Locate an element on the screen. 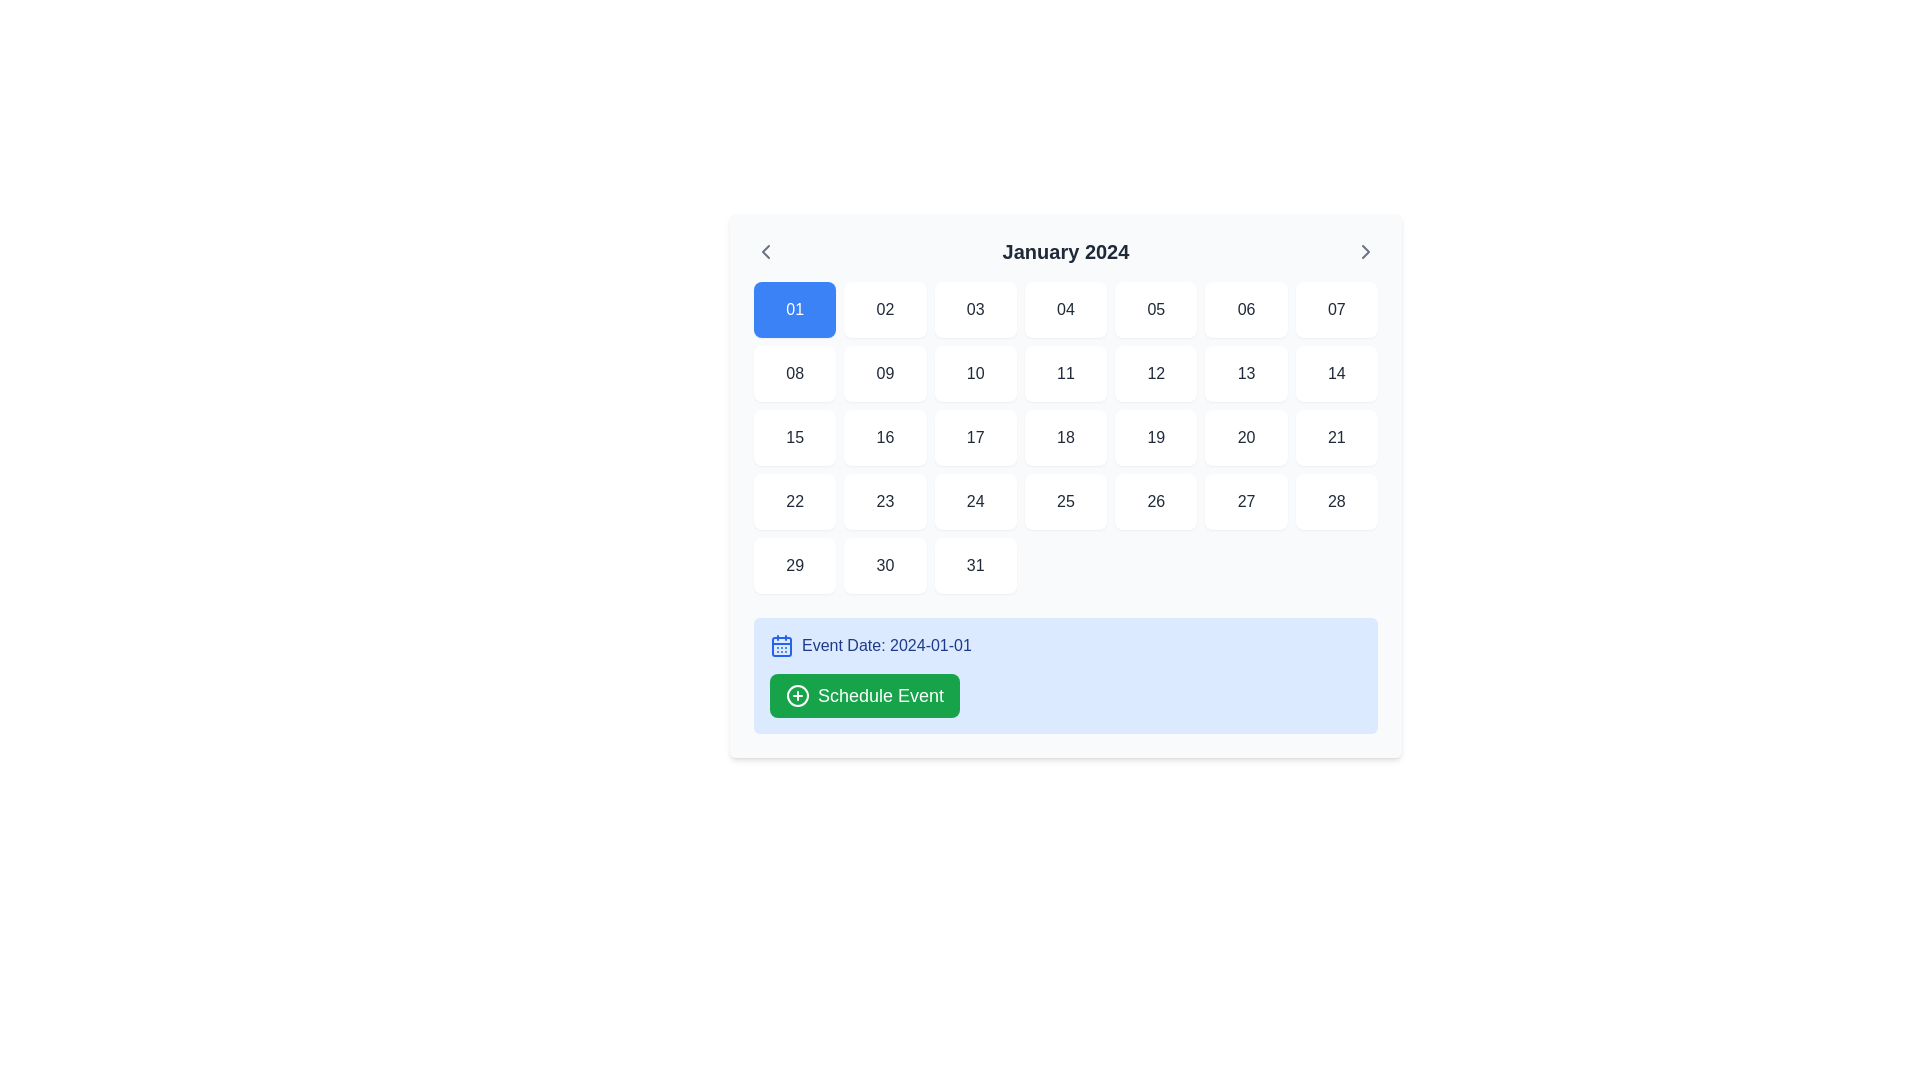 The width and height of the screenshot is (1920, 1080). the button representing the date '08' in the calendar interface is located at coordinates (794, 374).